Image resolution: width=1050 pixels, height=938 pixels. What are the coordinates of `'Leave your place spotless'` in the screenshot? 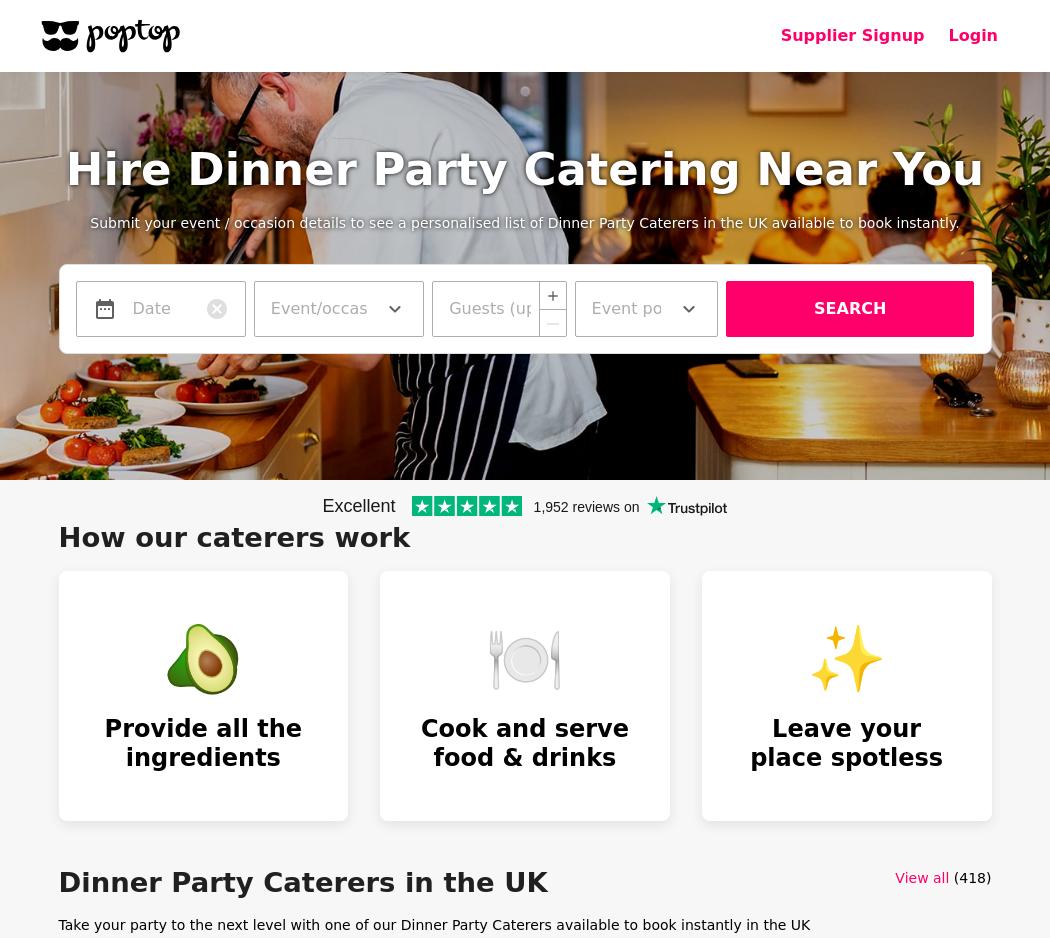 It's located at (750, 743).